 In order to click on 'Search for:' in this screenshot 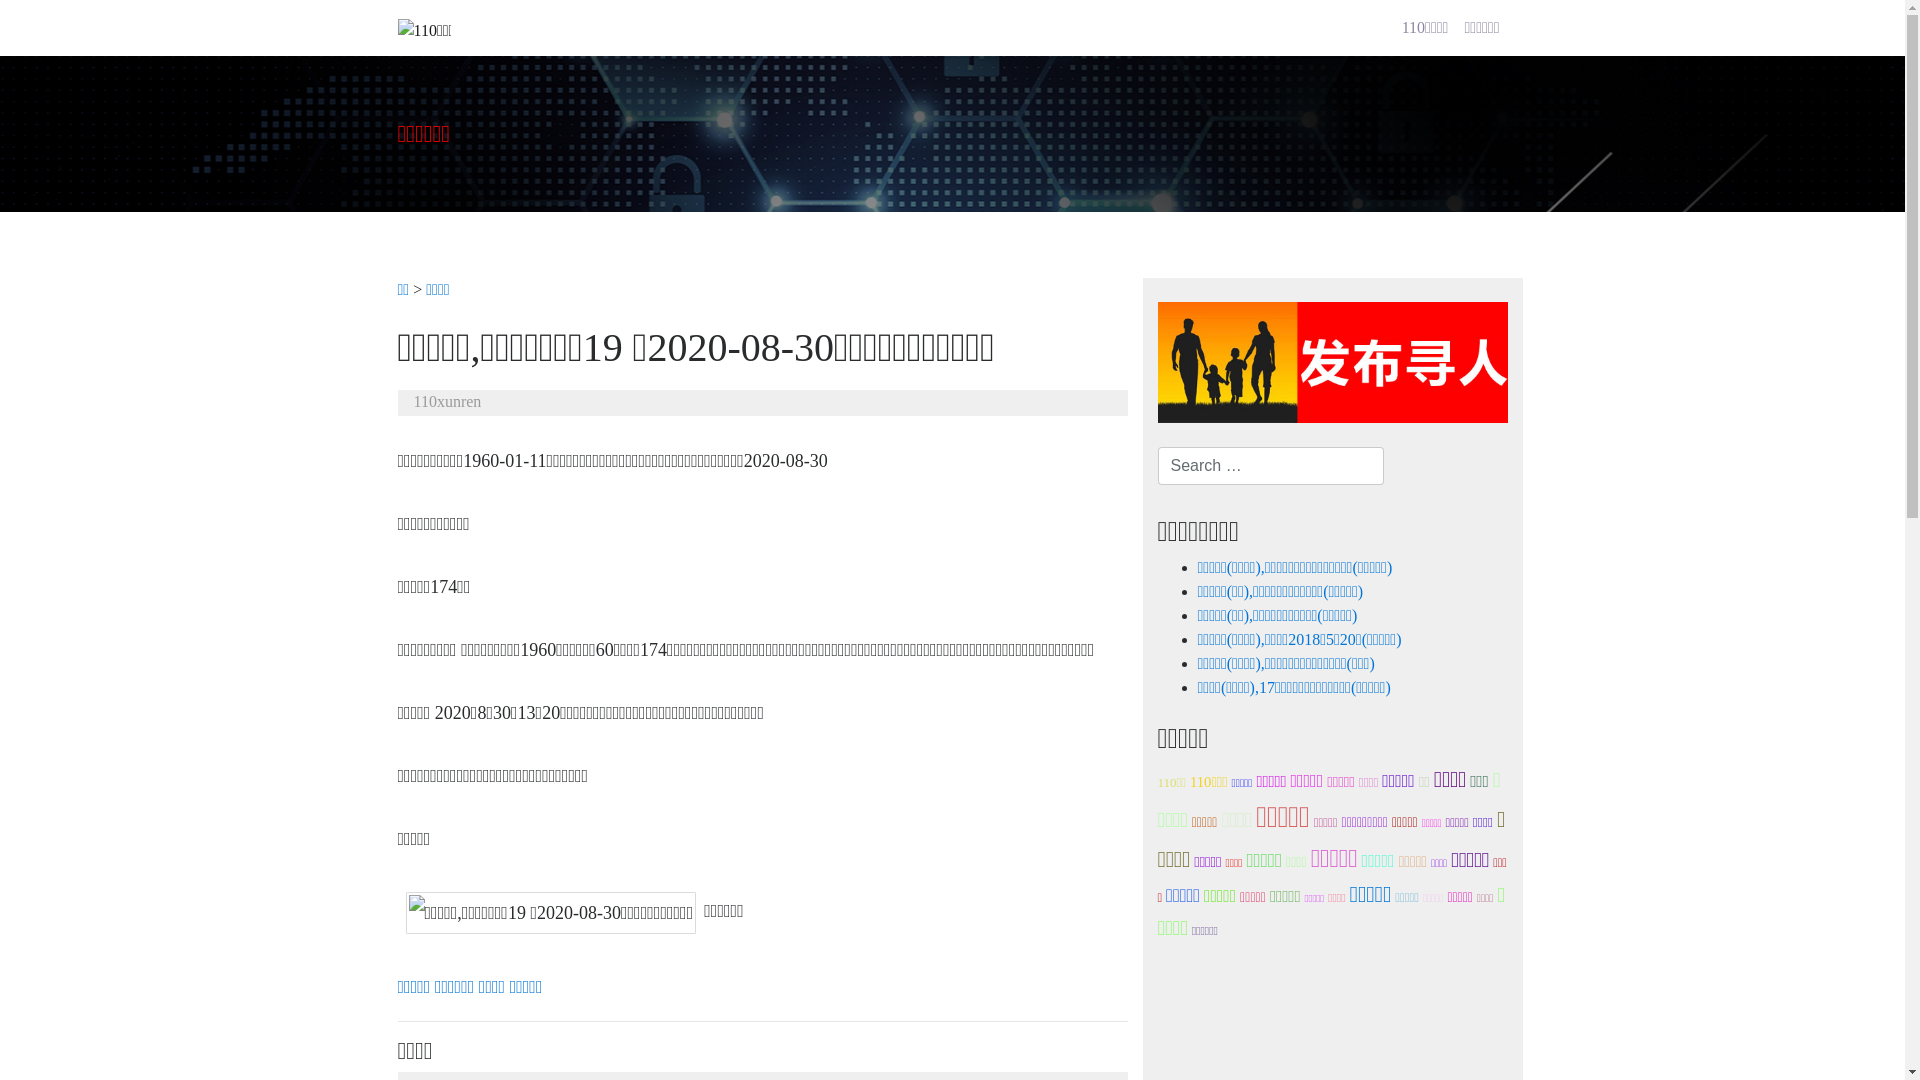, I will do `click(1270, 466)`.